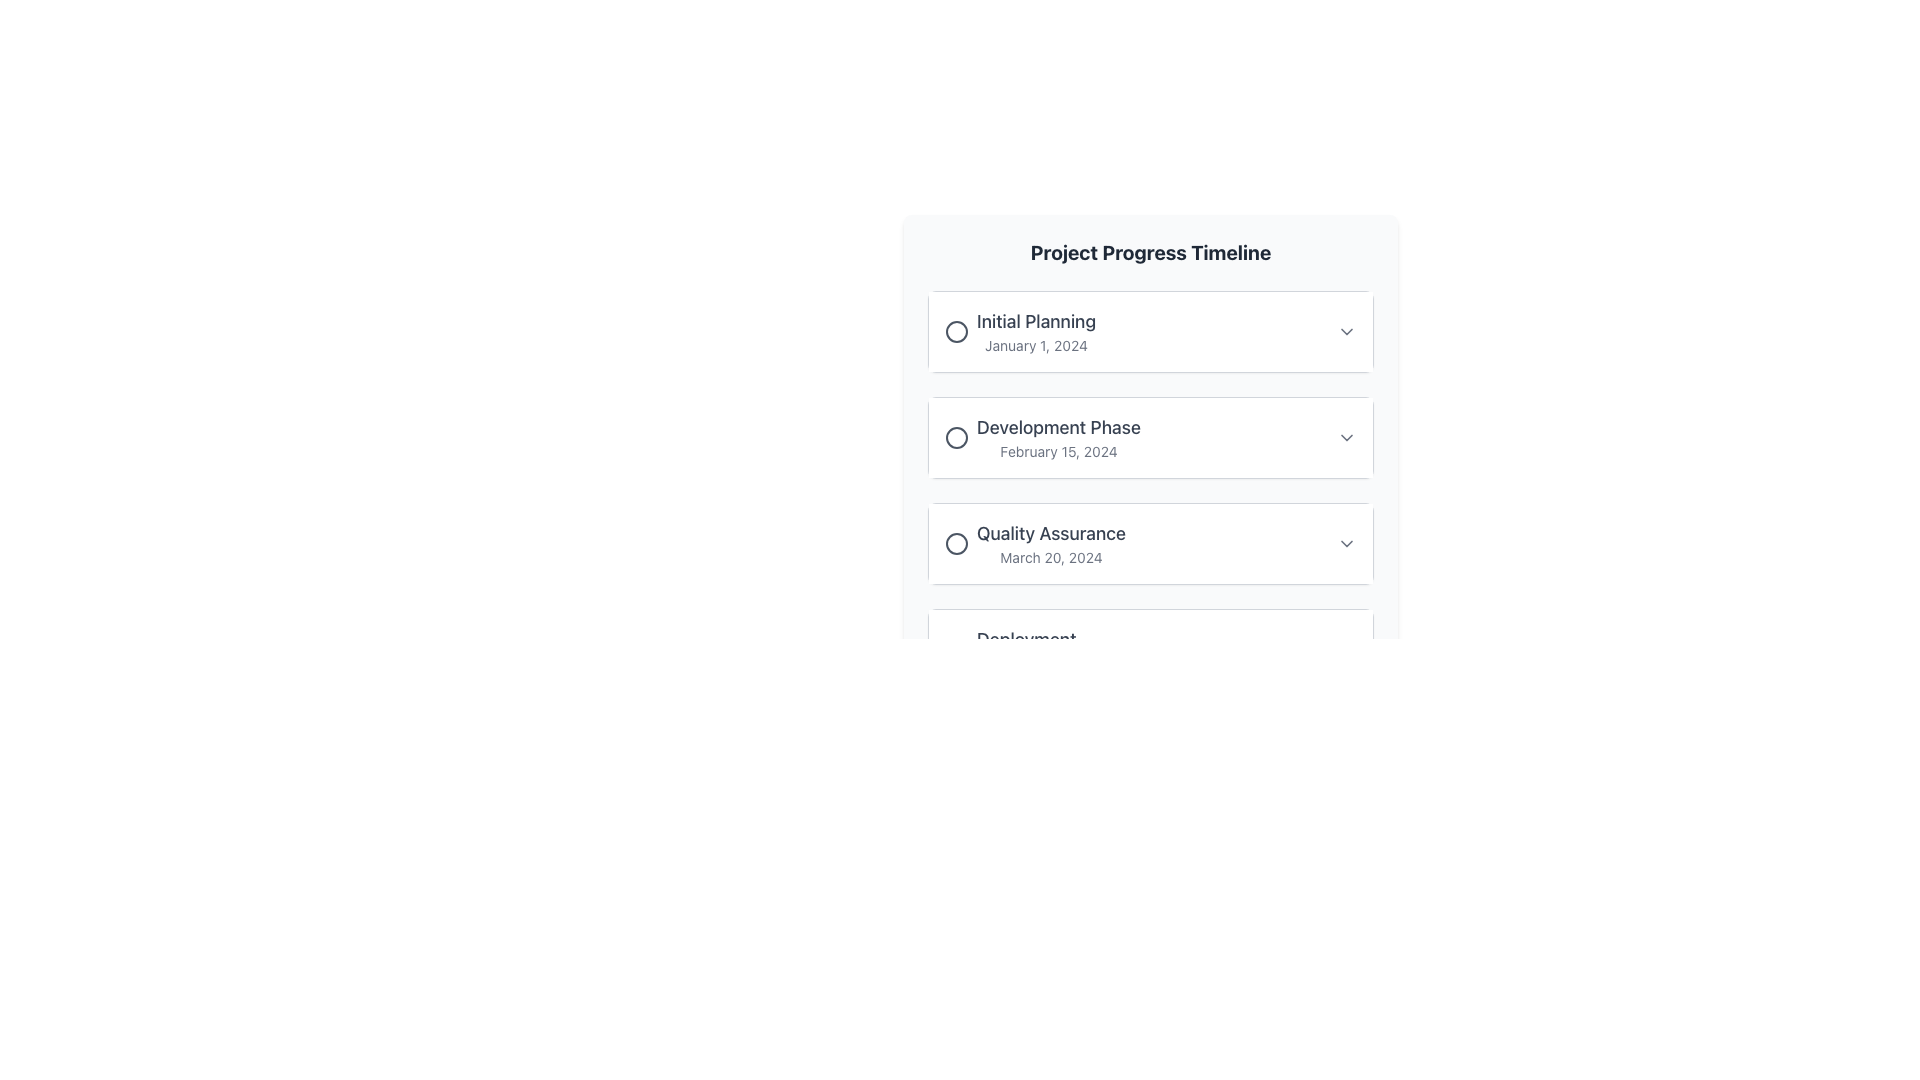 The height and width of the screenshot is (1080, 1920). Describe the element at coordinates (955, 330) in the screenshot. I see `the first circular icon in the Project Progress Timeline section, which is located to the left of the 'Initial Planning' text` at that location.